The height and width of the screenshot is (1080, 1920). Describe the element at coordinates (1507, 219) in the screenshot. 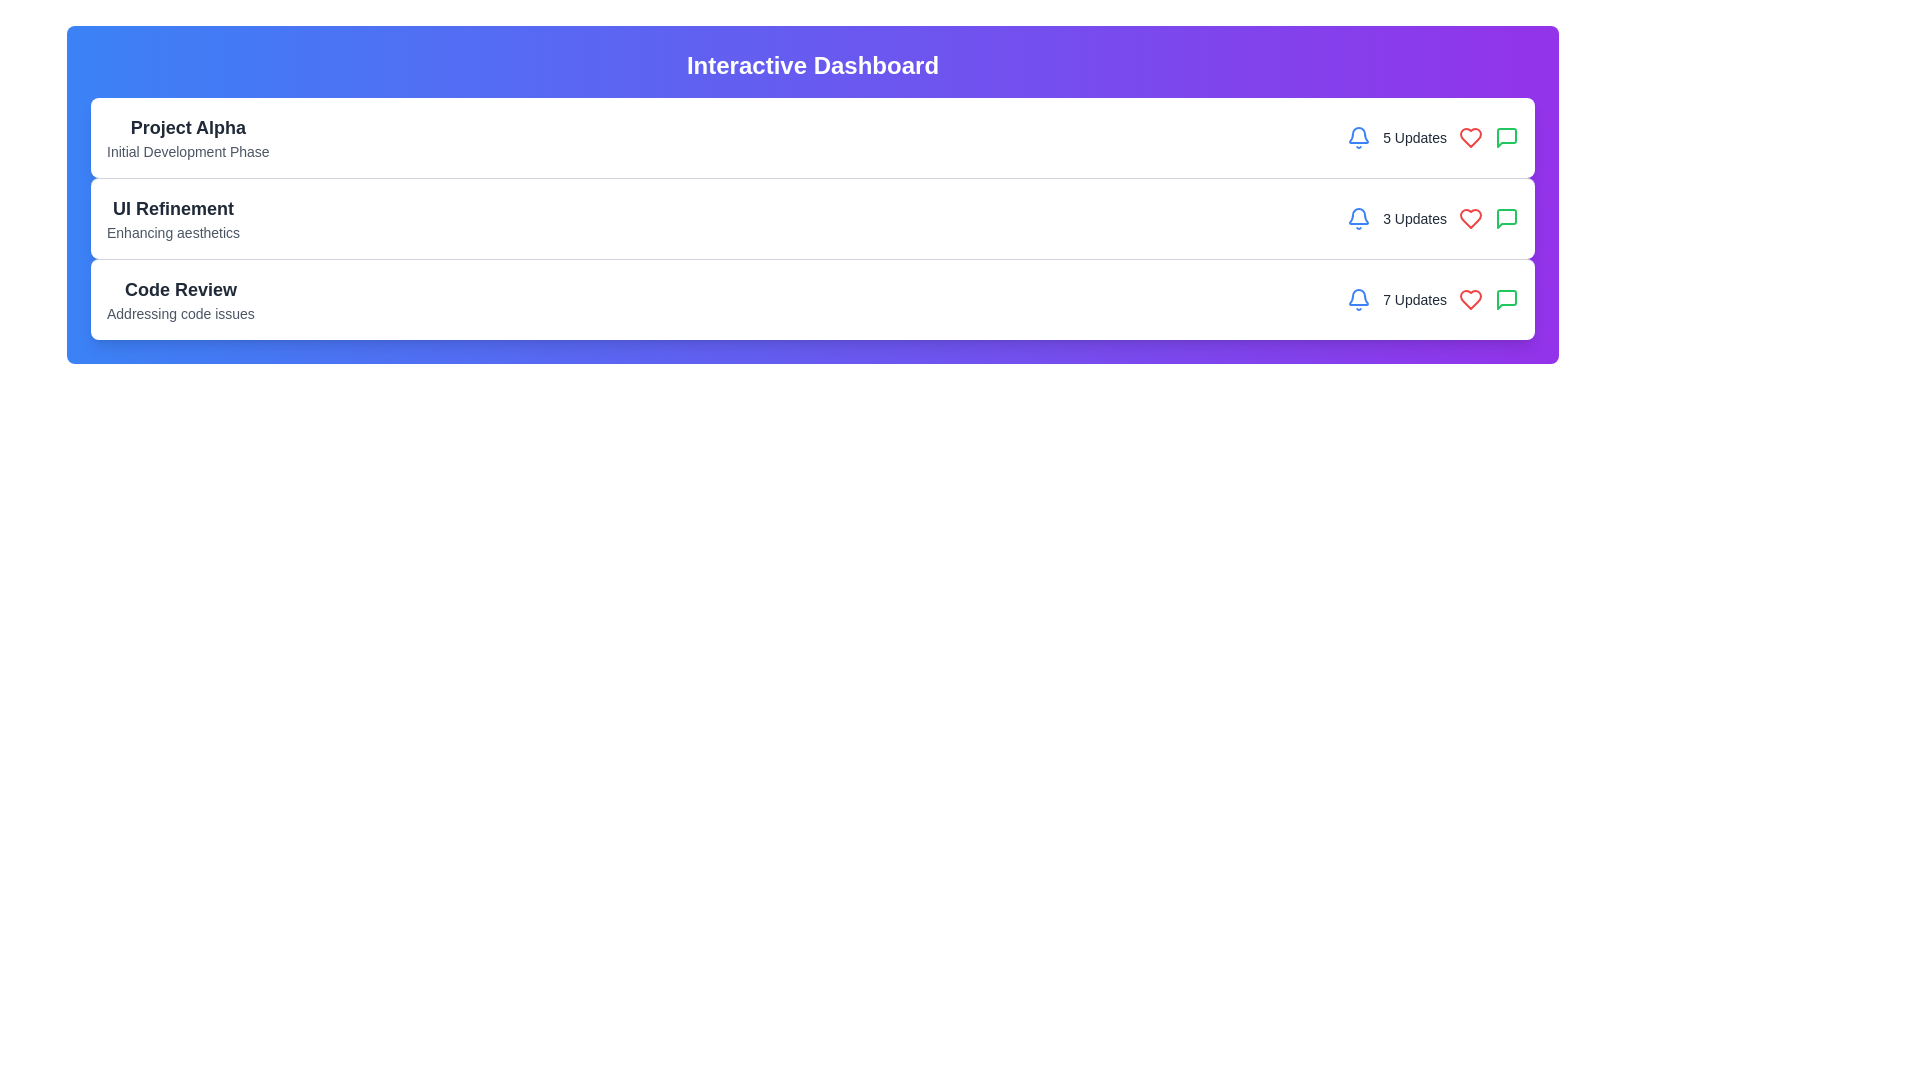

I see `the icon located in the third notification group from the top, to the far right, immediately right of the red heart icon` at that location.